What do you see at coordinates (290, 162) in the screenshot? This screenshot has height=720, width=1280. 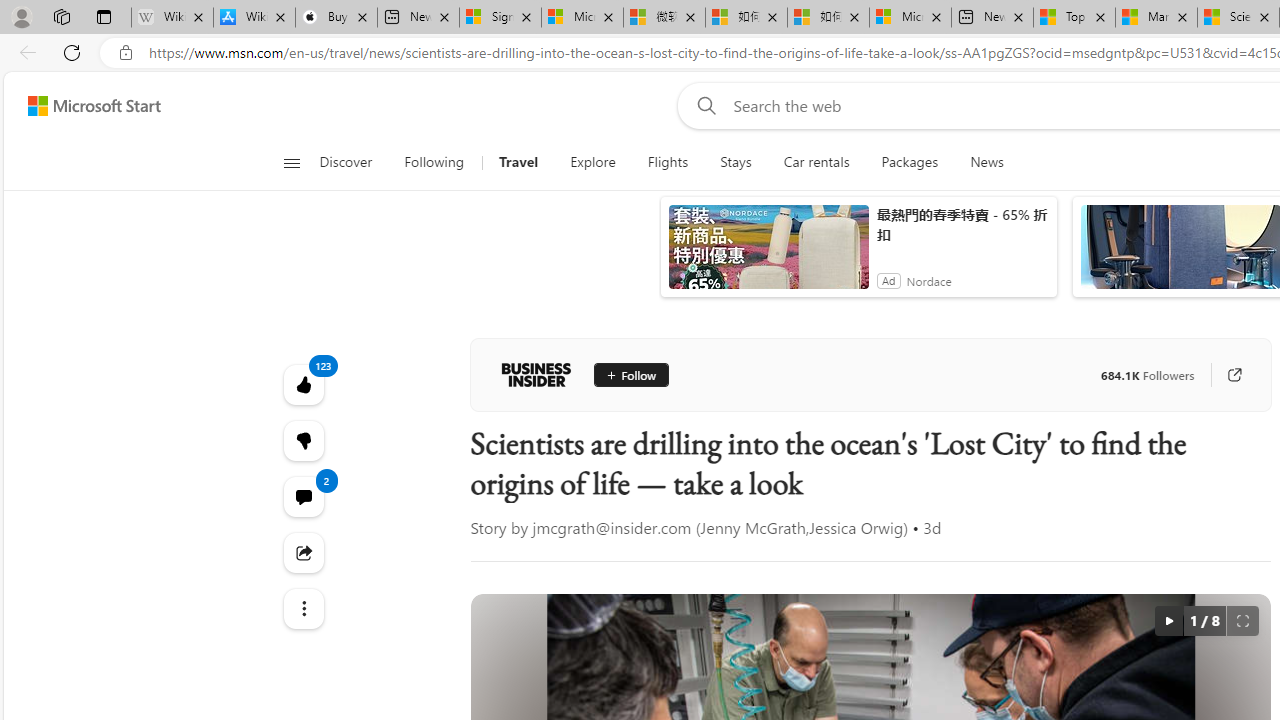 I see `'Class: button-glyph'` at bounding box center [290, 162].